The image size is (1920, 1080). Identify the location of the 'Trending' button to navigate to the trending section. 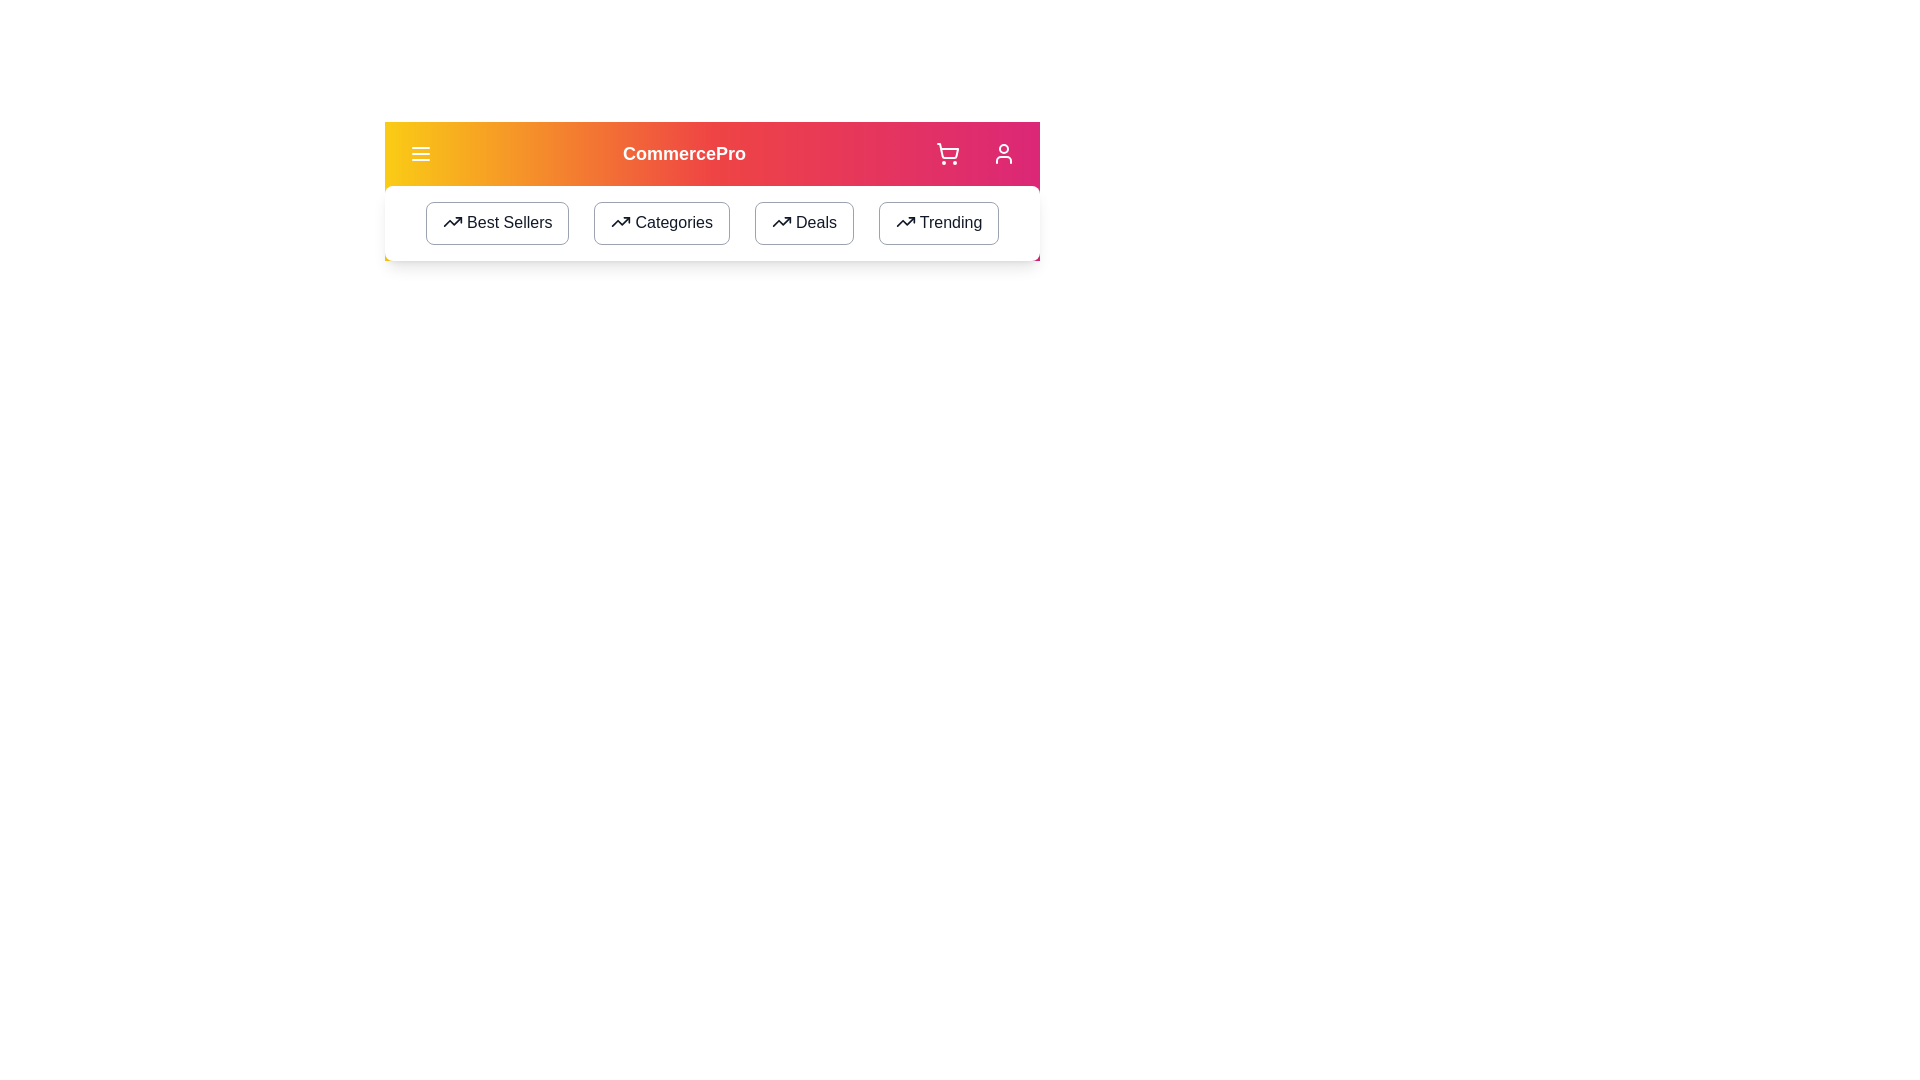
(936, 223).